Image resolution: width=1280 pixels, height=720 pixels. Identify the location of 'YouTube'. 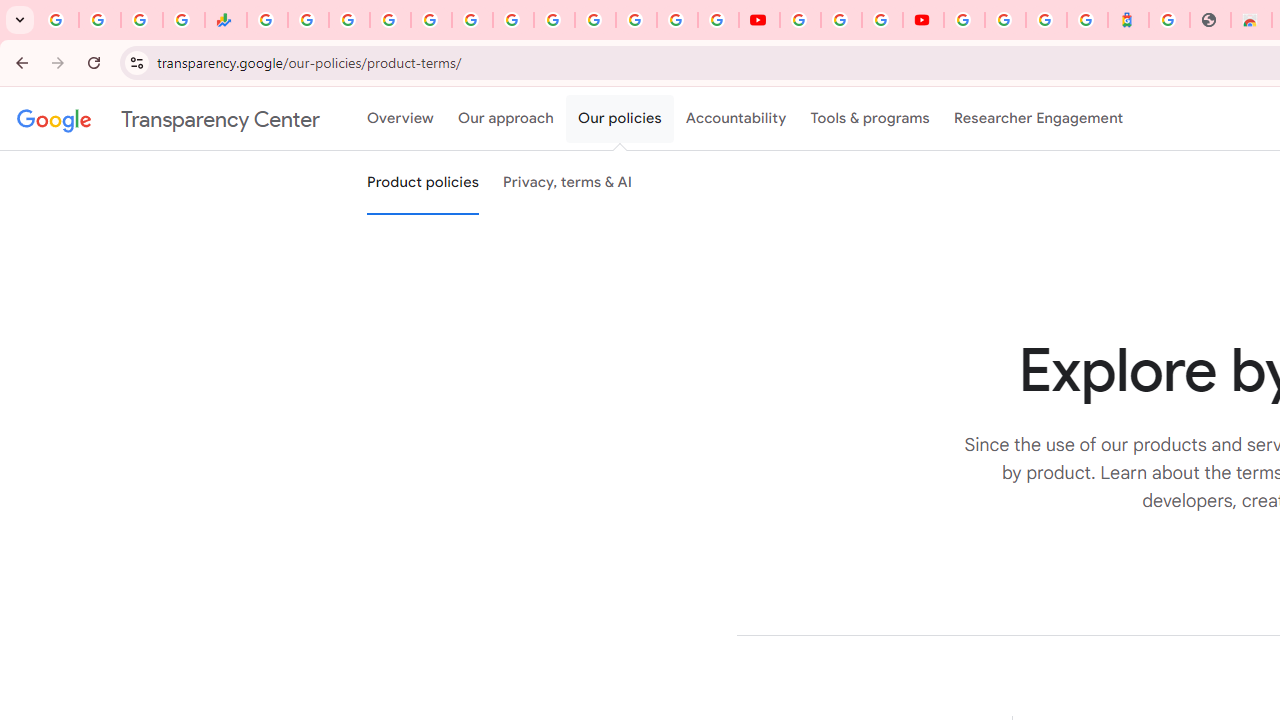
(800, 20).